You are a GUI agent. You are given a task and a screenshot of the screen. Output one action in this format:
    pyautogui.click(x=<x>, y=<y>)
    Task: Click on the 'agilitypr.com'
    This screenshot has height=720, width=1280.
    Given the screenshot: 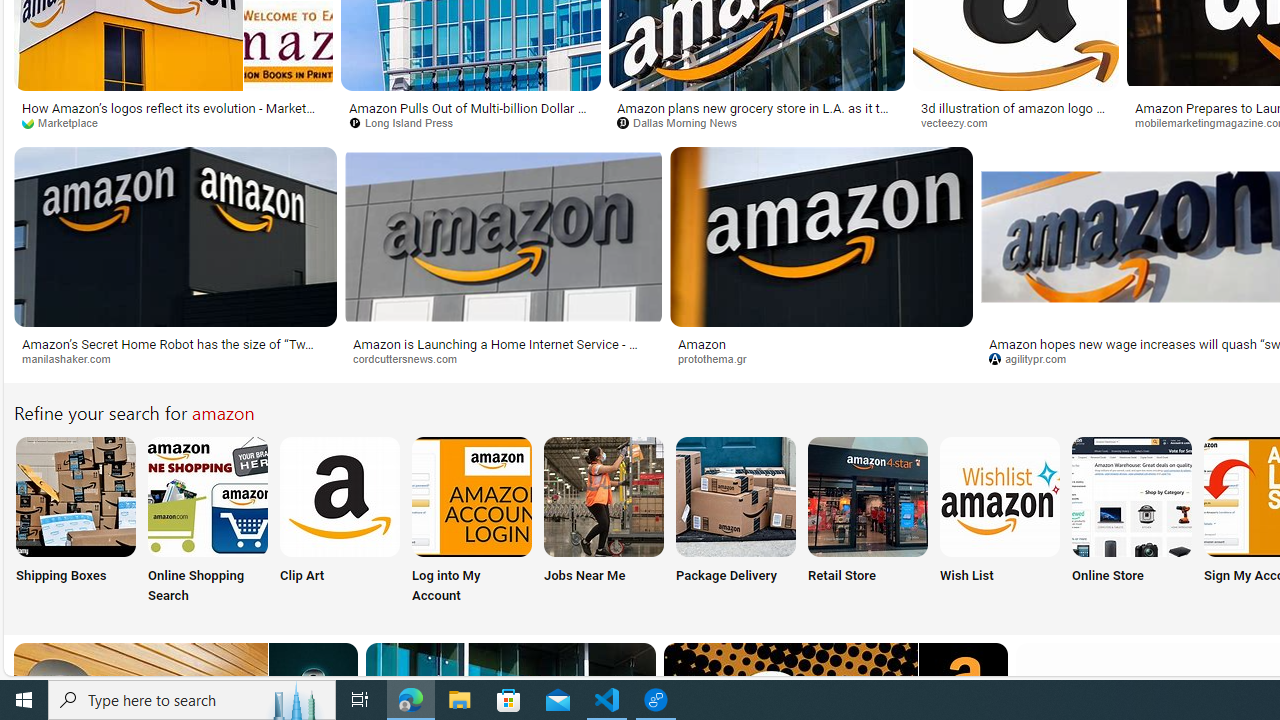 What is the action you would take?
    pyautogui.click(x=1035, y=357)
    